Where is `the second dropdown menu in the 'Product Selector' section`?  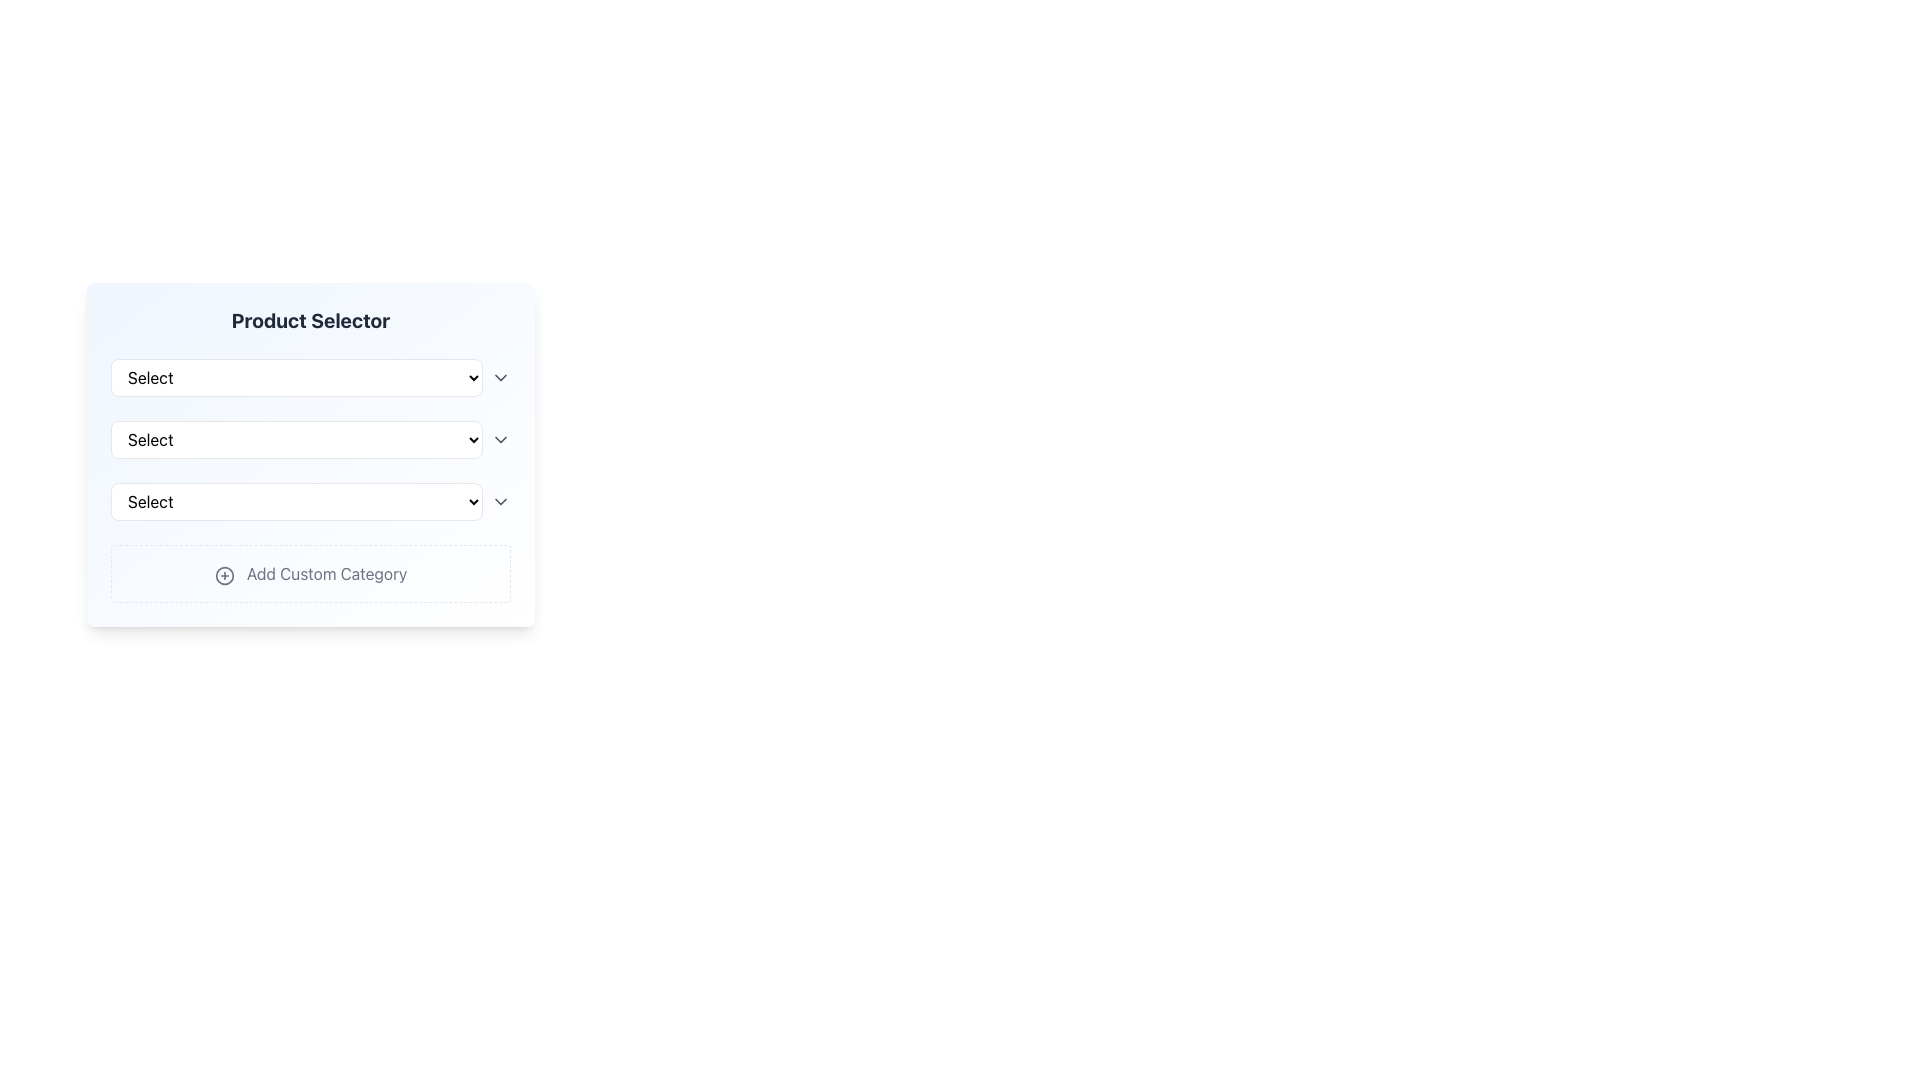 the second dropdown menu in the 'Product Selector' section is located at coordinates (310, 455).